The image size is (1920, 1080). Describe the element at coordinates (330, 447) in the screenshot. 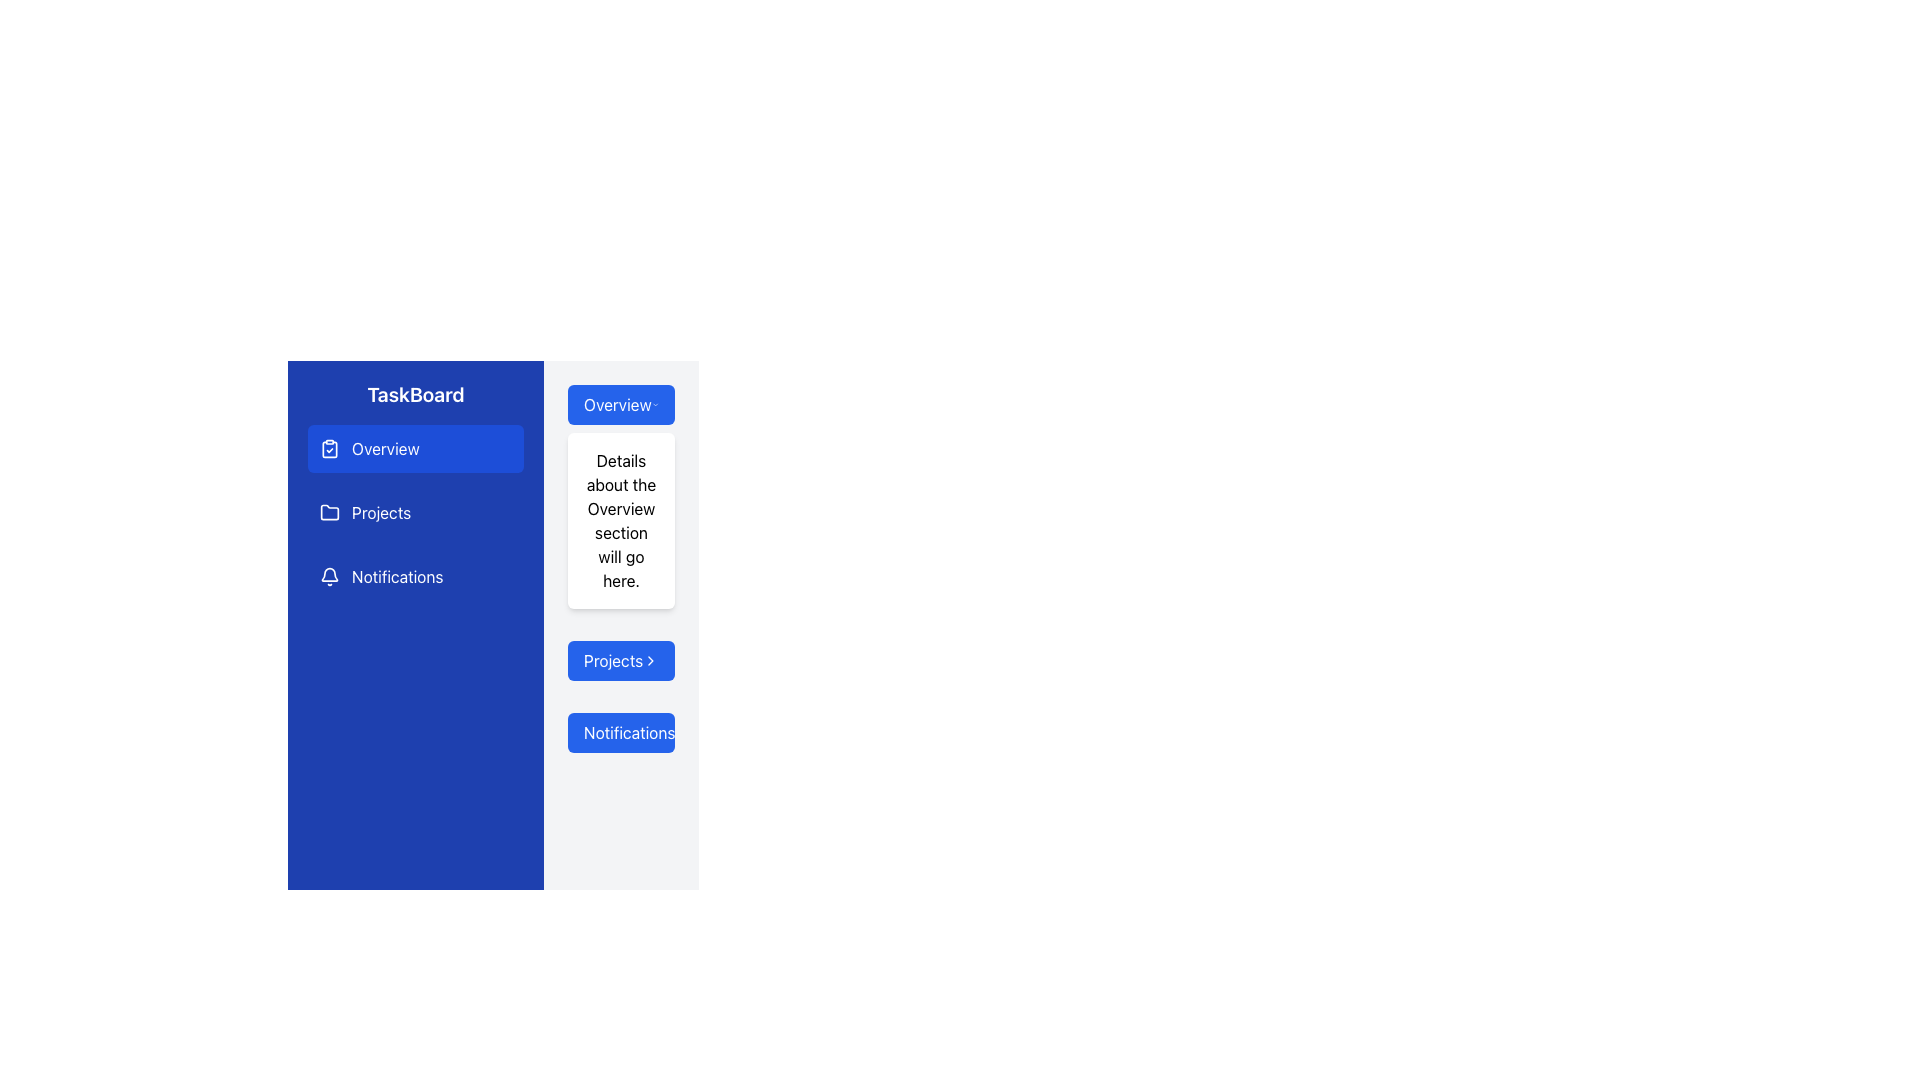

I see `the clipboard check icon located to the left of the 'Overview' text label in the left-side navigation menu` at that location.